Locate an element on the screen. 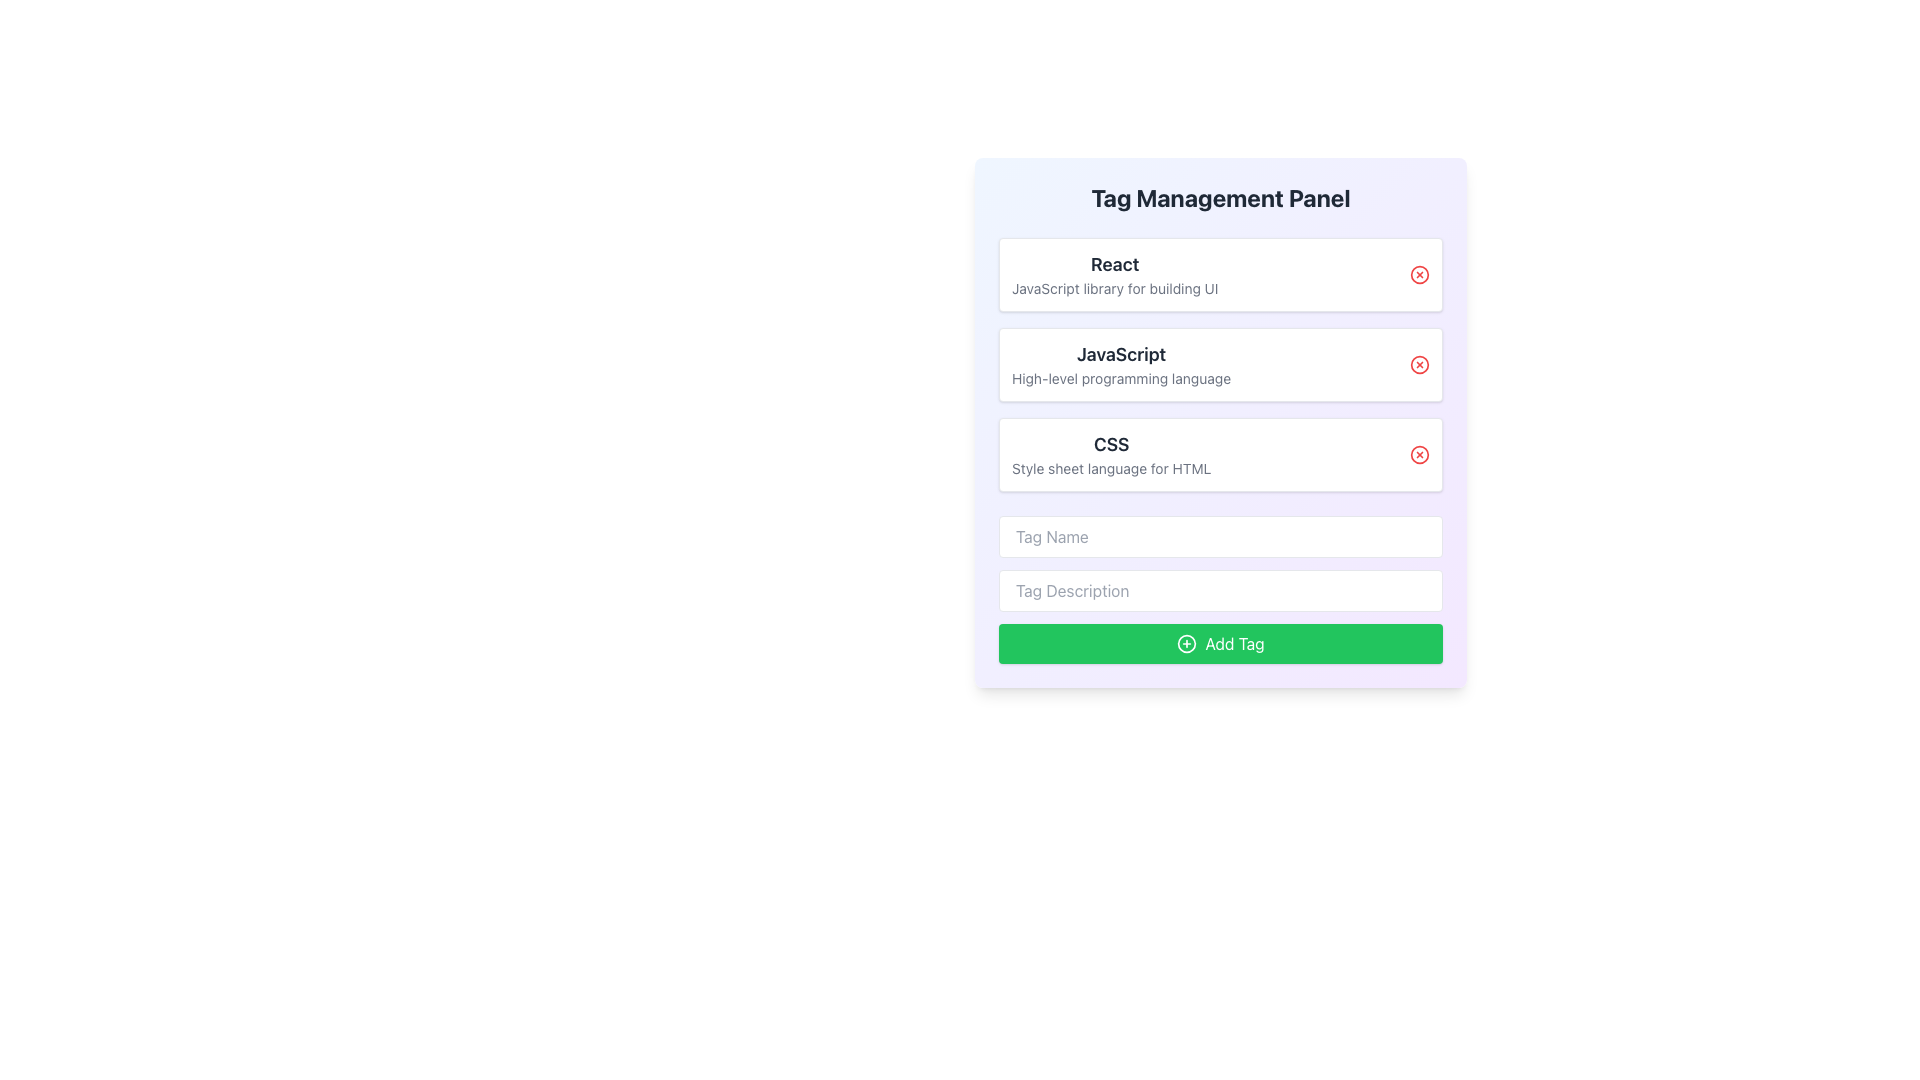 The width and height of the screenshot is (1920, 1080). details of the tag located in the second row of the List Item section within the 'Tag Management Panel', which is positioned between the rows labeled 'React' and 'CSS' is located at coordinates (1219, 365).